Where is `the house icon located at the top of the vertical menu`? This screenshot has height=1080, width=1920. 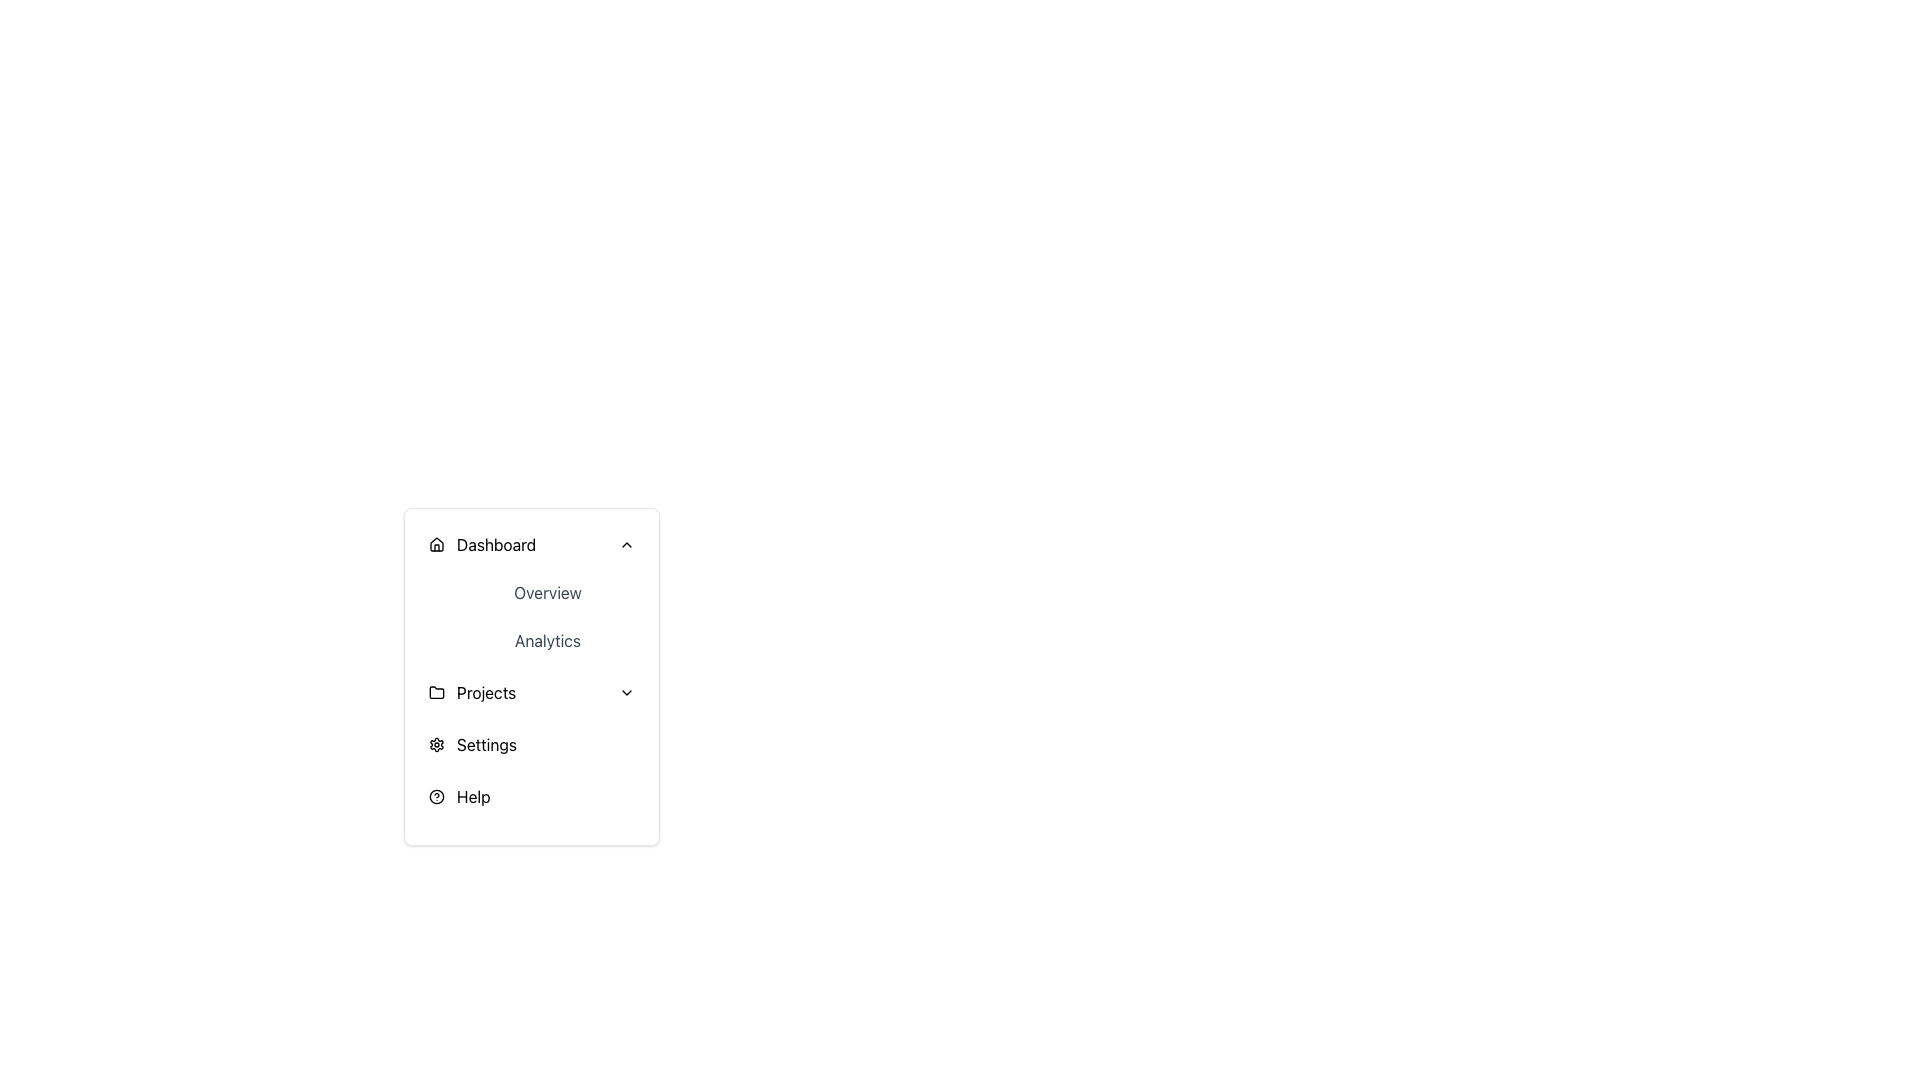 the house icon located at the top of the vertical menu is located at coordinates (435, 544).